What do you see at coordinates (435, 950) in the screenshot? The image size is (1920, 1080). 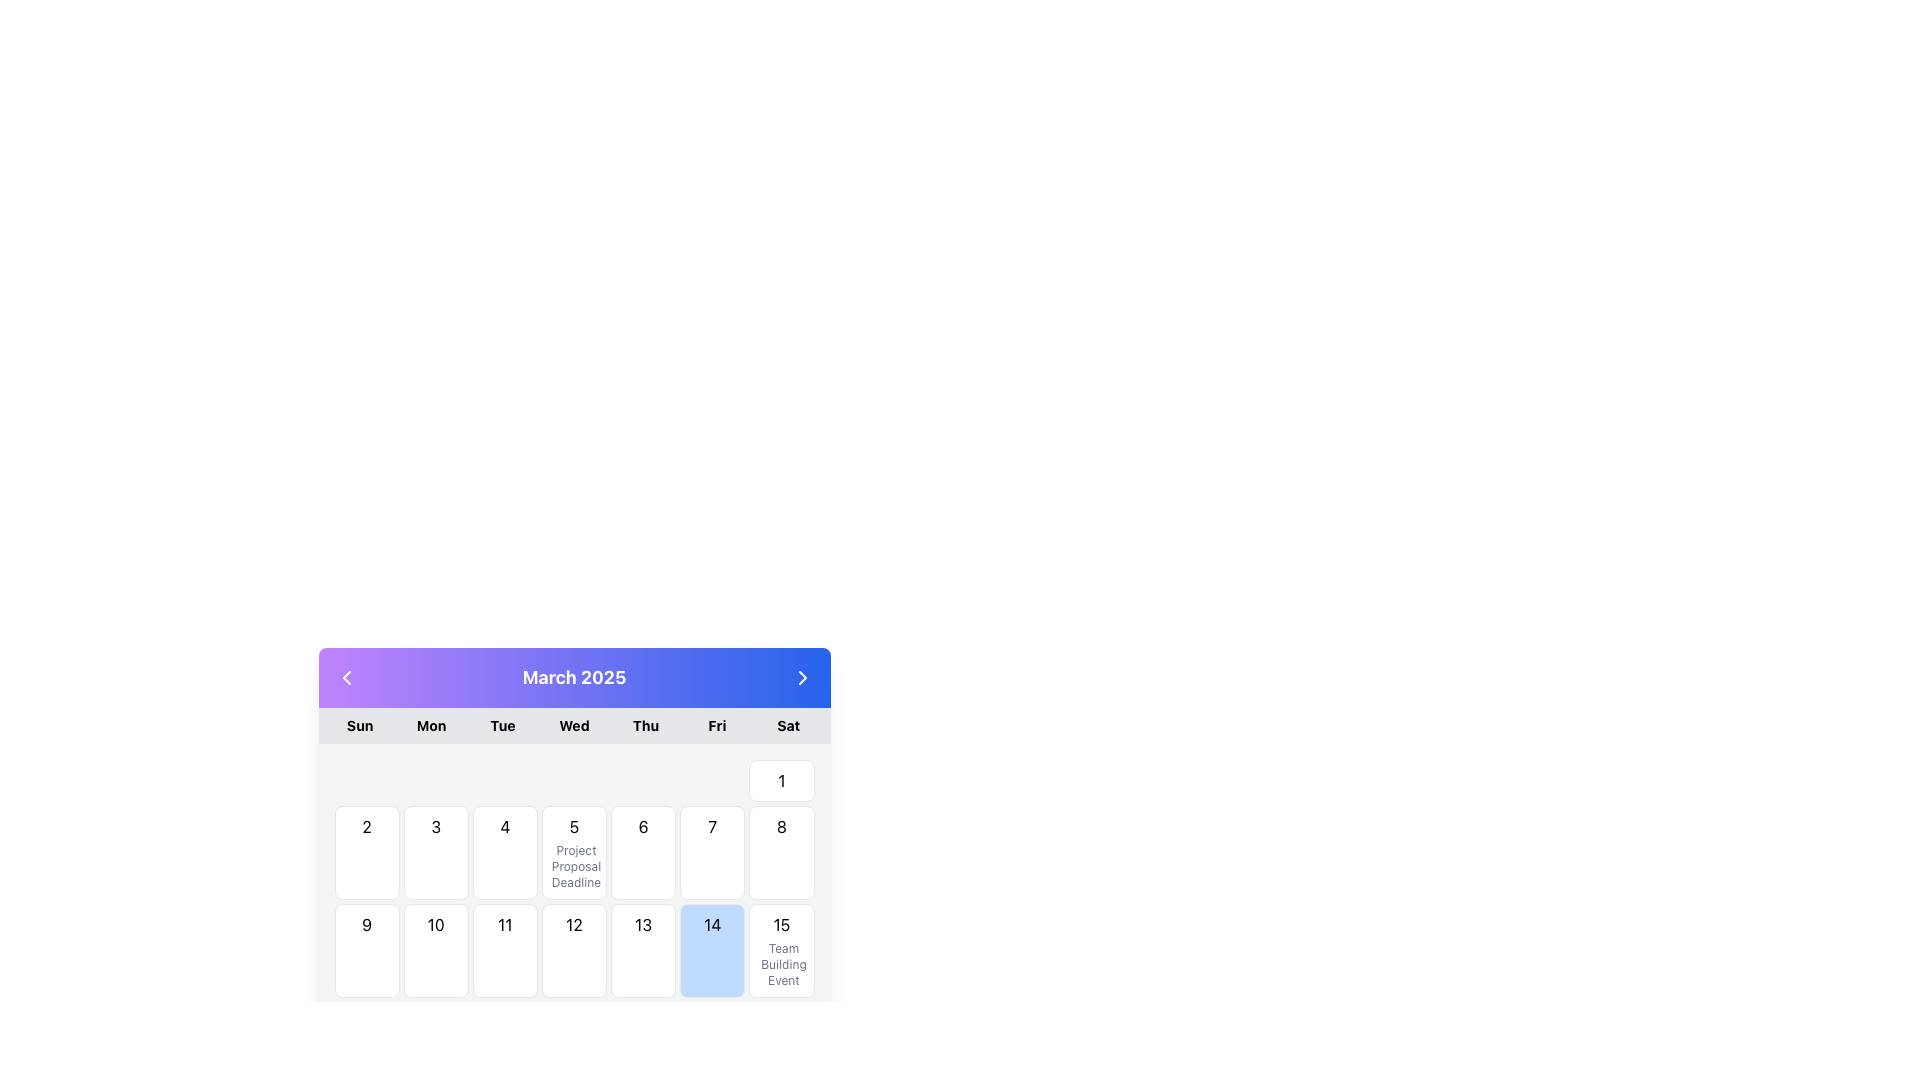 I see `the static calendar day box displaying the date '10'` at bounding box center [435, 950].